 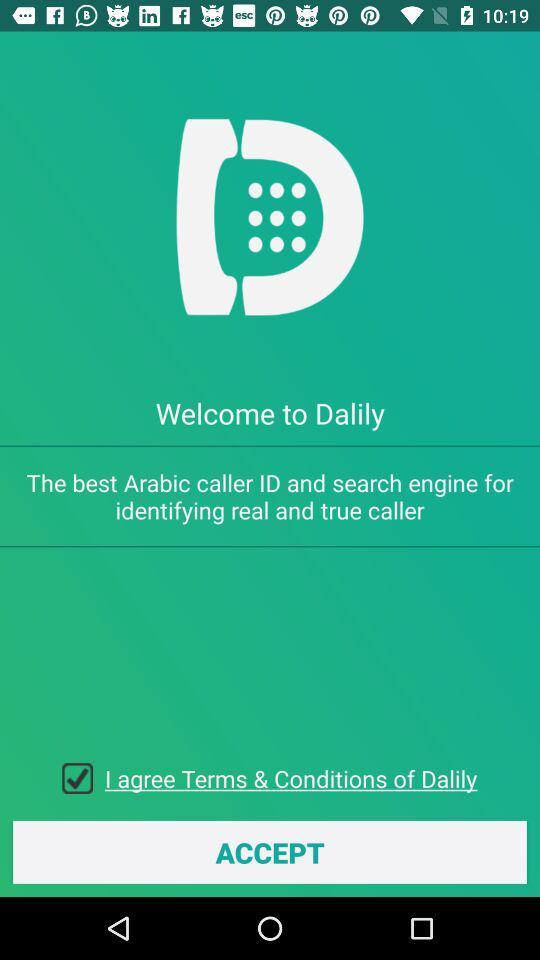 What do you see at coordinates (290, 777) in the screenshot?
I see `item above accept` at bounding box center [290, 777].